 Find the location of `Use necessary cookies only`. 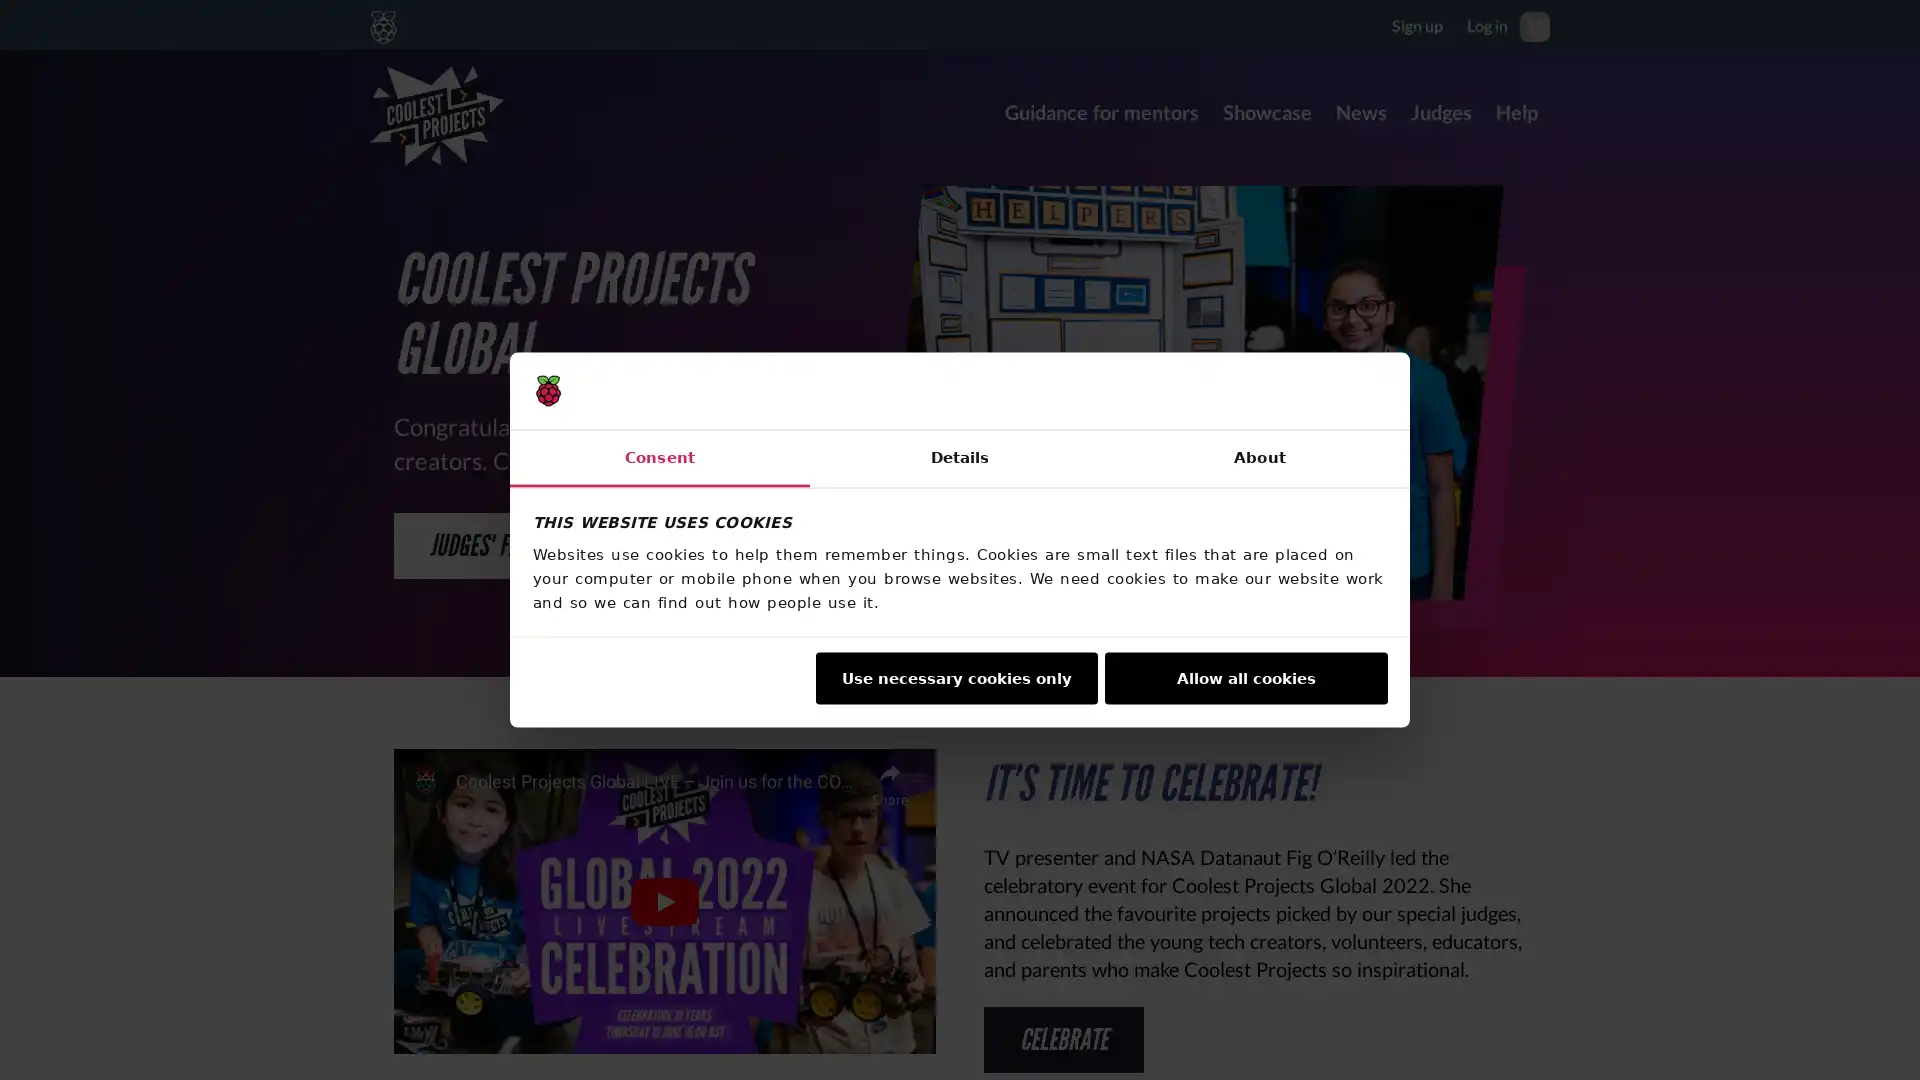

Use necessary cookies only is located at coordinates (954, 677).